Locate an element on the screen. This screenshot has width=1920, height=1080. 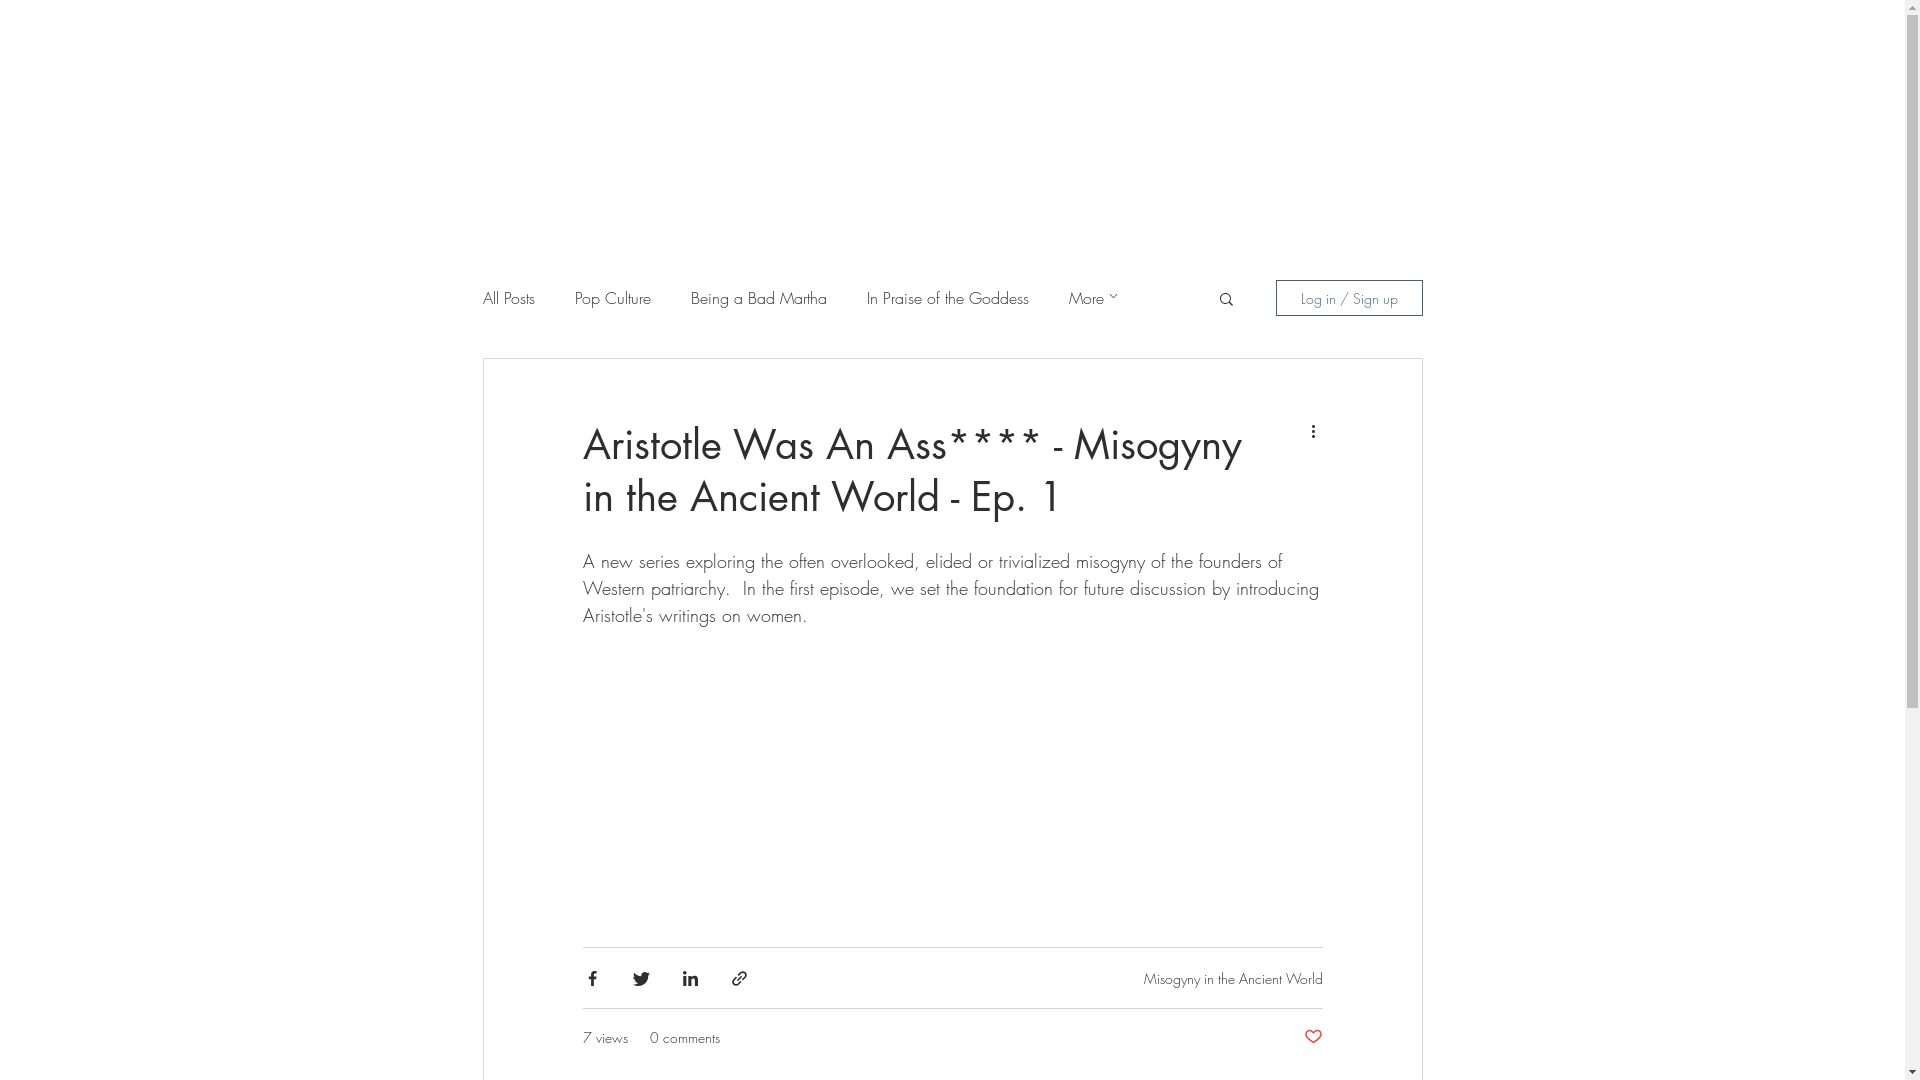
'Log in / Sign up' is located at coordinates (1349, 297).